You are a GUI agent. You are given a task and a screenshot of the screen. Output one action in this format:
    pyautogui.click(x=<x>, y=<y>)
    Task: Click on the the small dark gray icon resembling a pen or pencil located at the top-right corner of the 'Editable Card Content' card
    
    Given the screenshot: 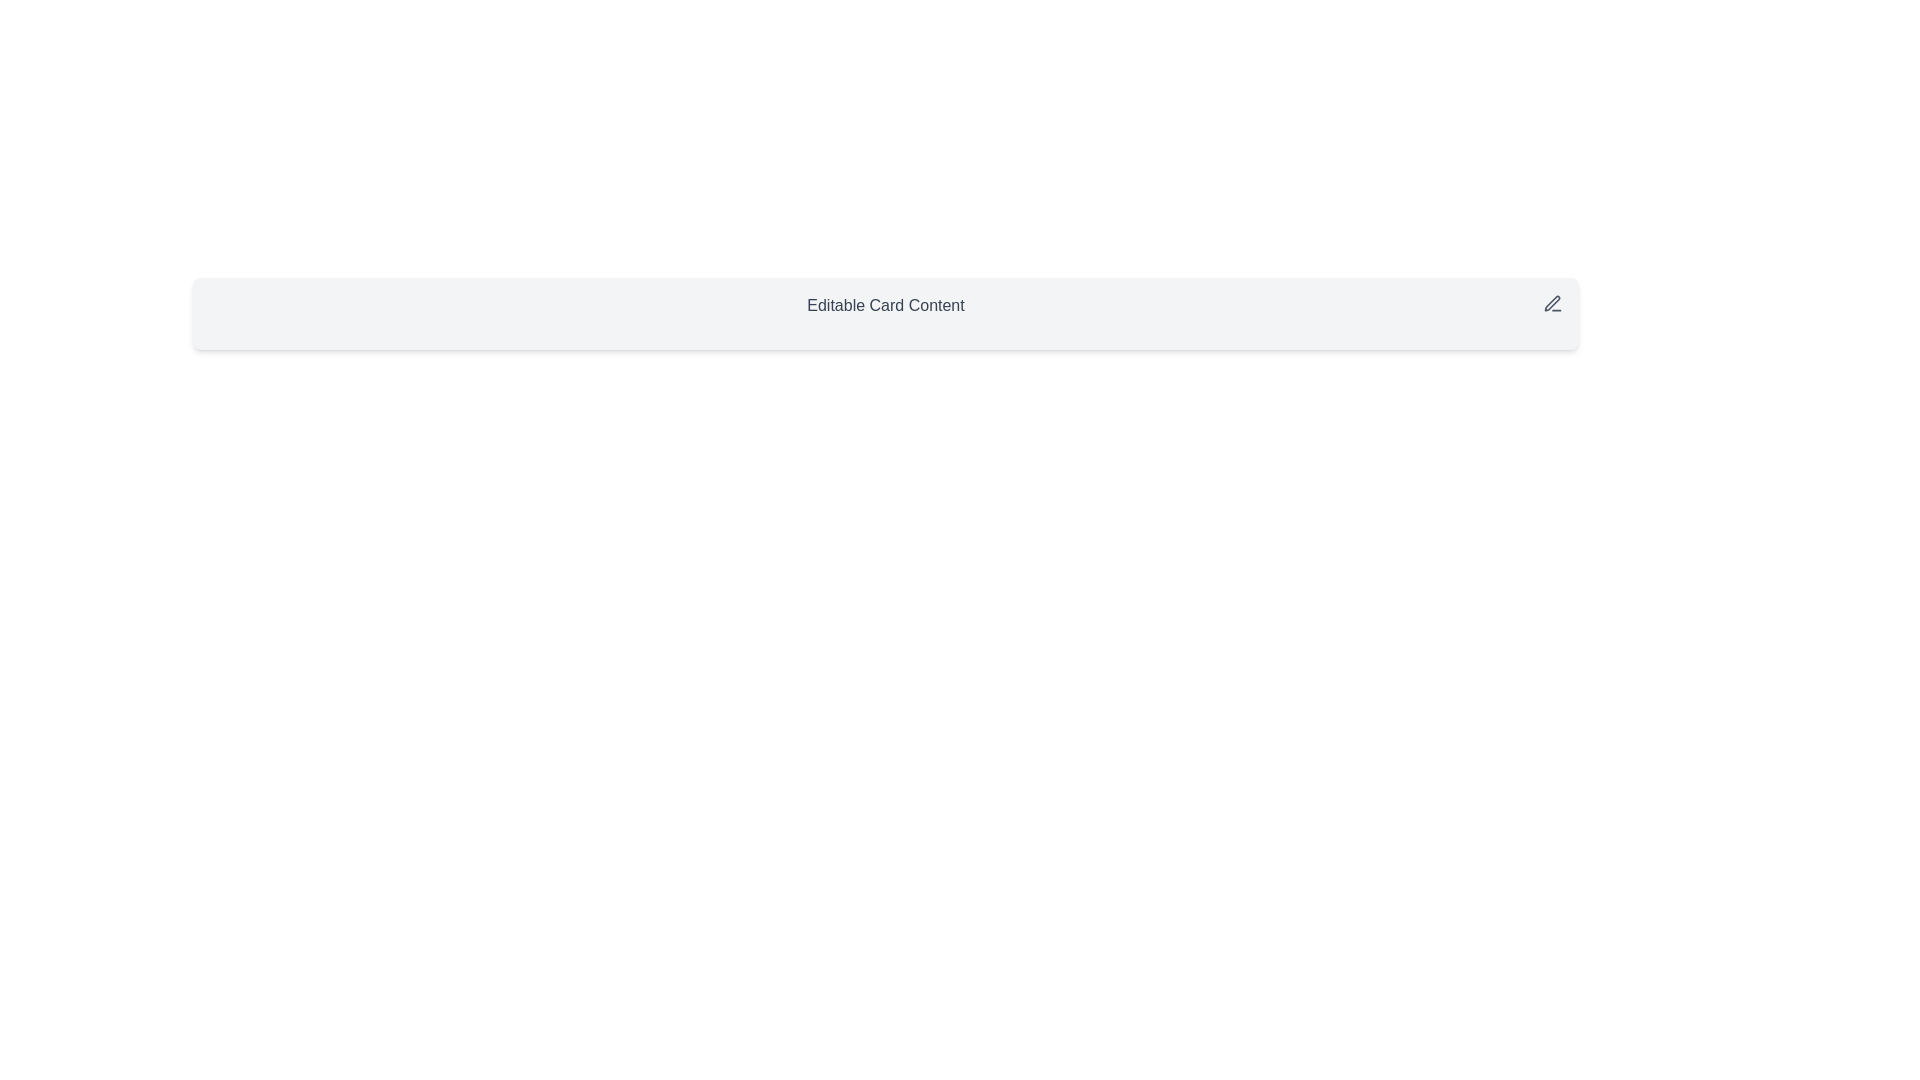 What is the action you would take?
    pyautogui.click(x=1552, y=304)
    